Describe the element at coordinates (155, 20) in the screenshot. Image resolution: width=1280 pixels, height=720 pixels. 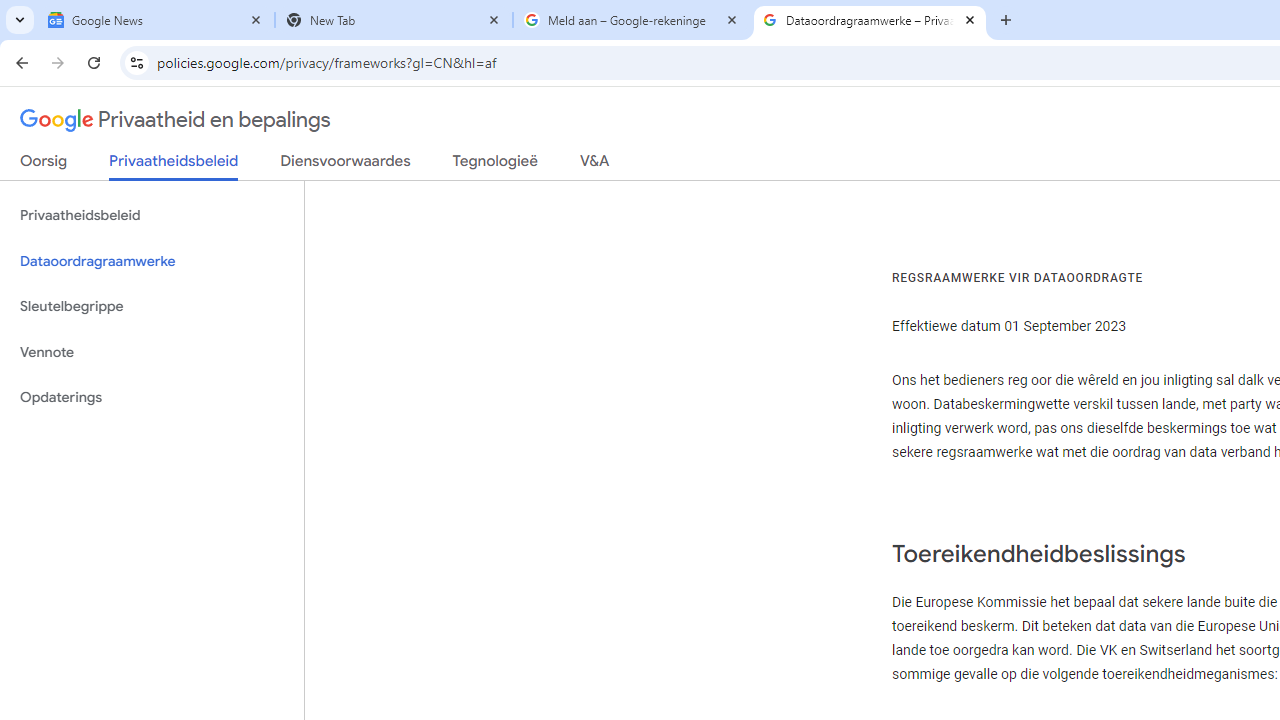
I see `'Google News'` at that location.